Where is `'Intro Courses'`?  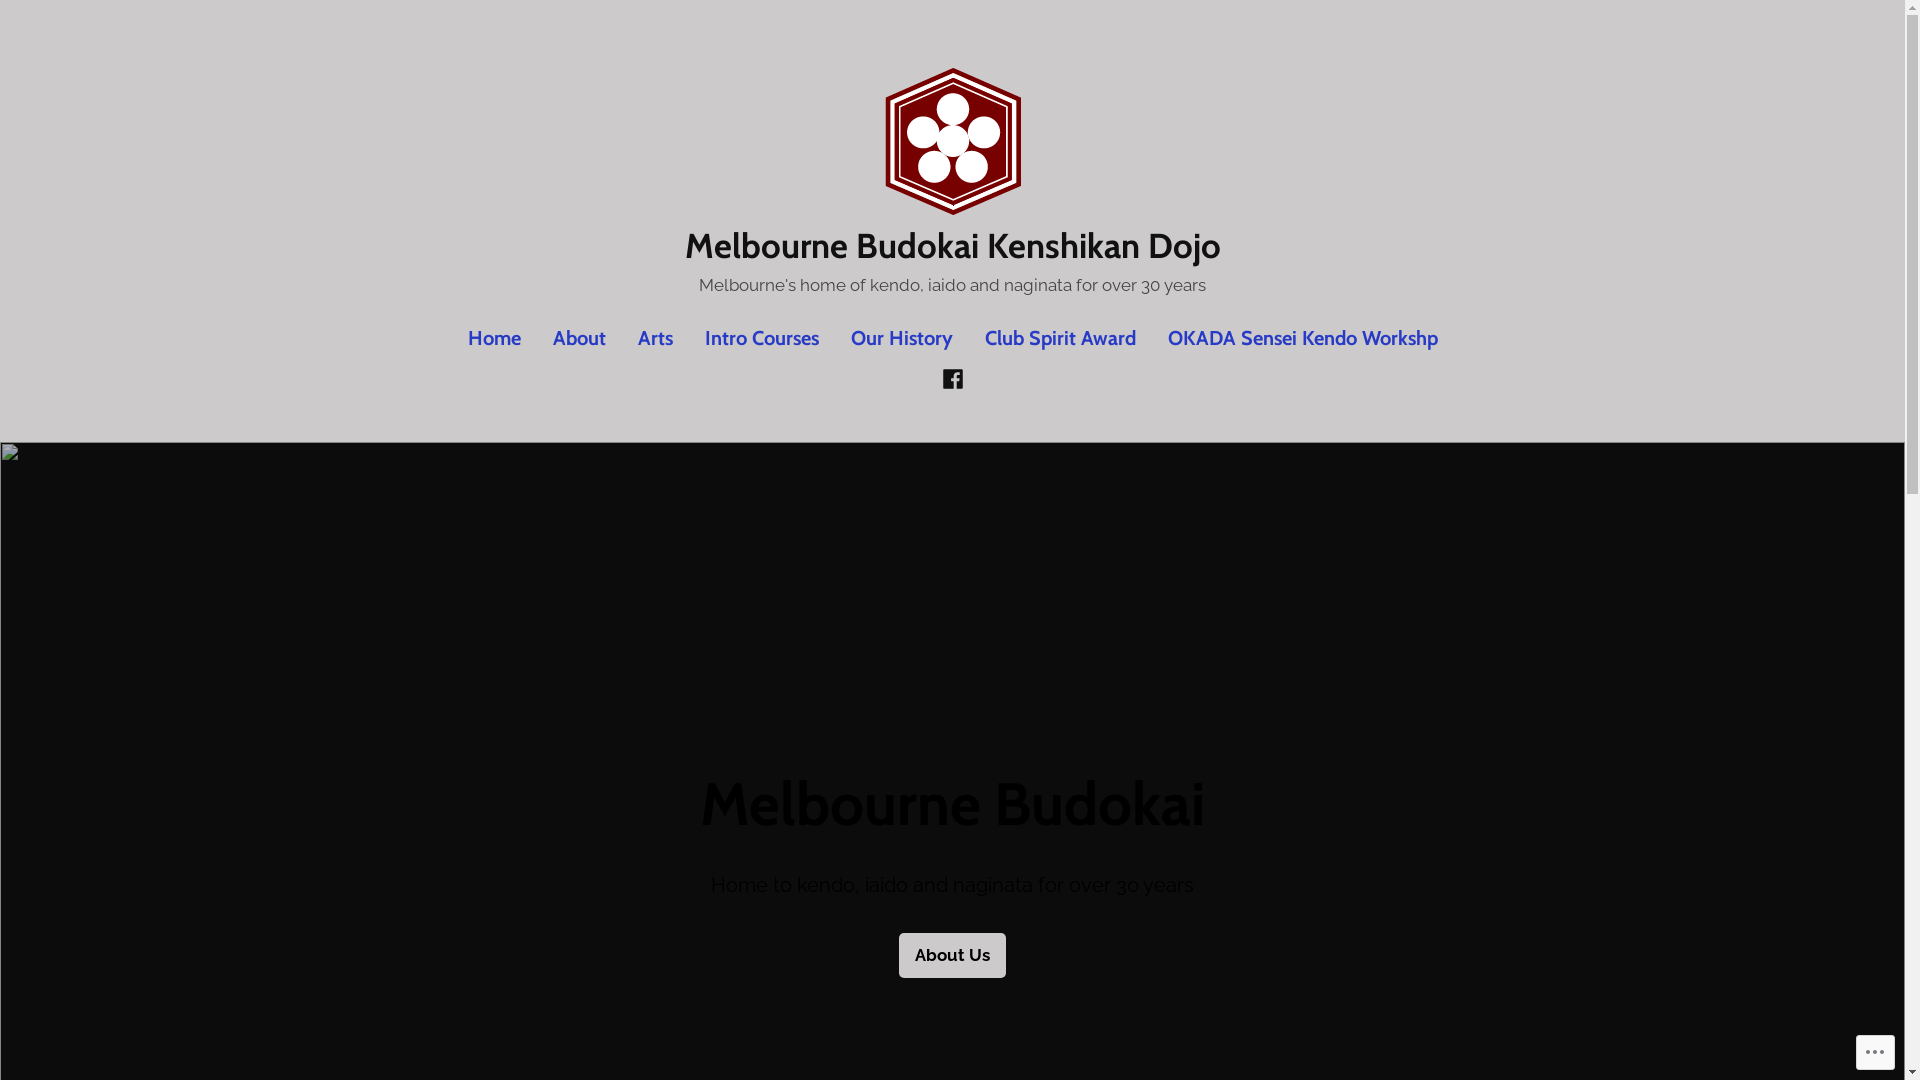 'Intro Courses' is located at coordinates (760, 336).